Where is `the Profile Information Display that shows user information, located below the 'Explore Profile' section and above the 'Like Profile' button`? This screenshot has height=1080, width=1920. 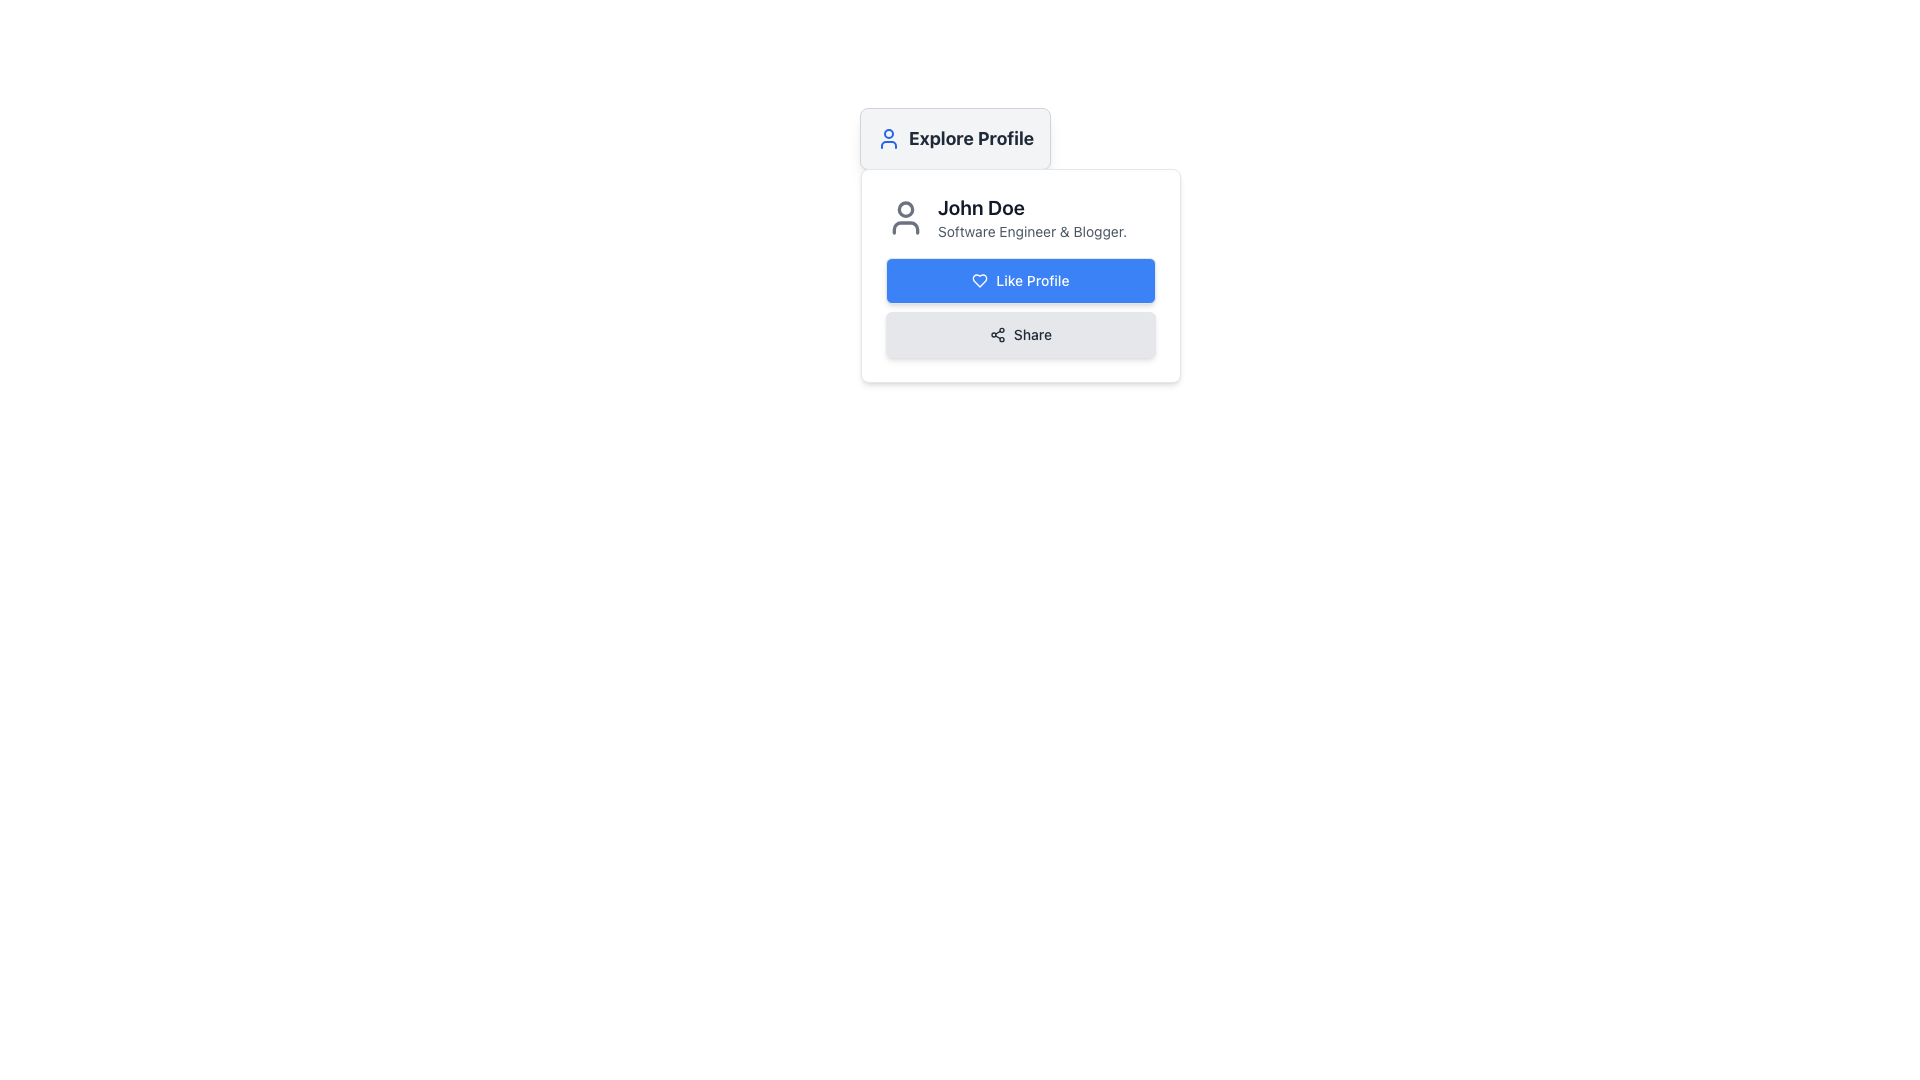
the Profile Information Display that shows user information, located below the 'Explore Profile' section and above the 'Like Profile' button is located at coordinates (1020, 218).